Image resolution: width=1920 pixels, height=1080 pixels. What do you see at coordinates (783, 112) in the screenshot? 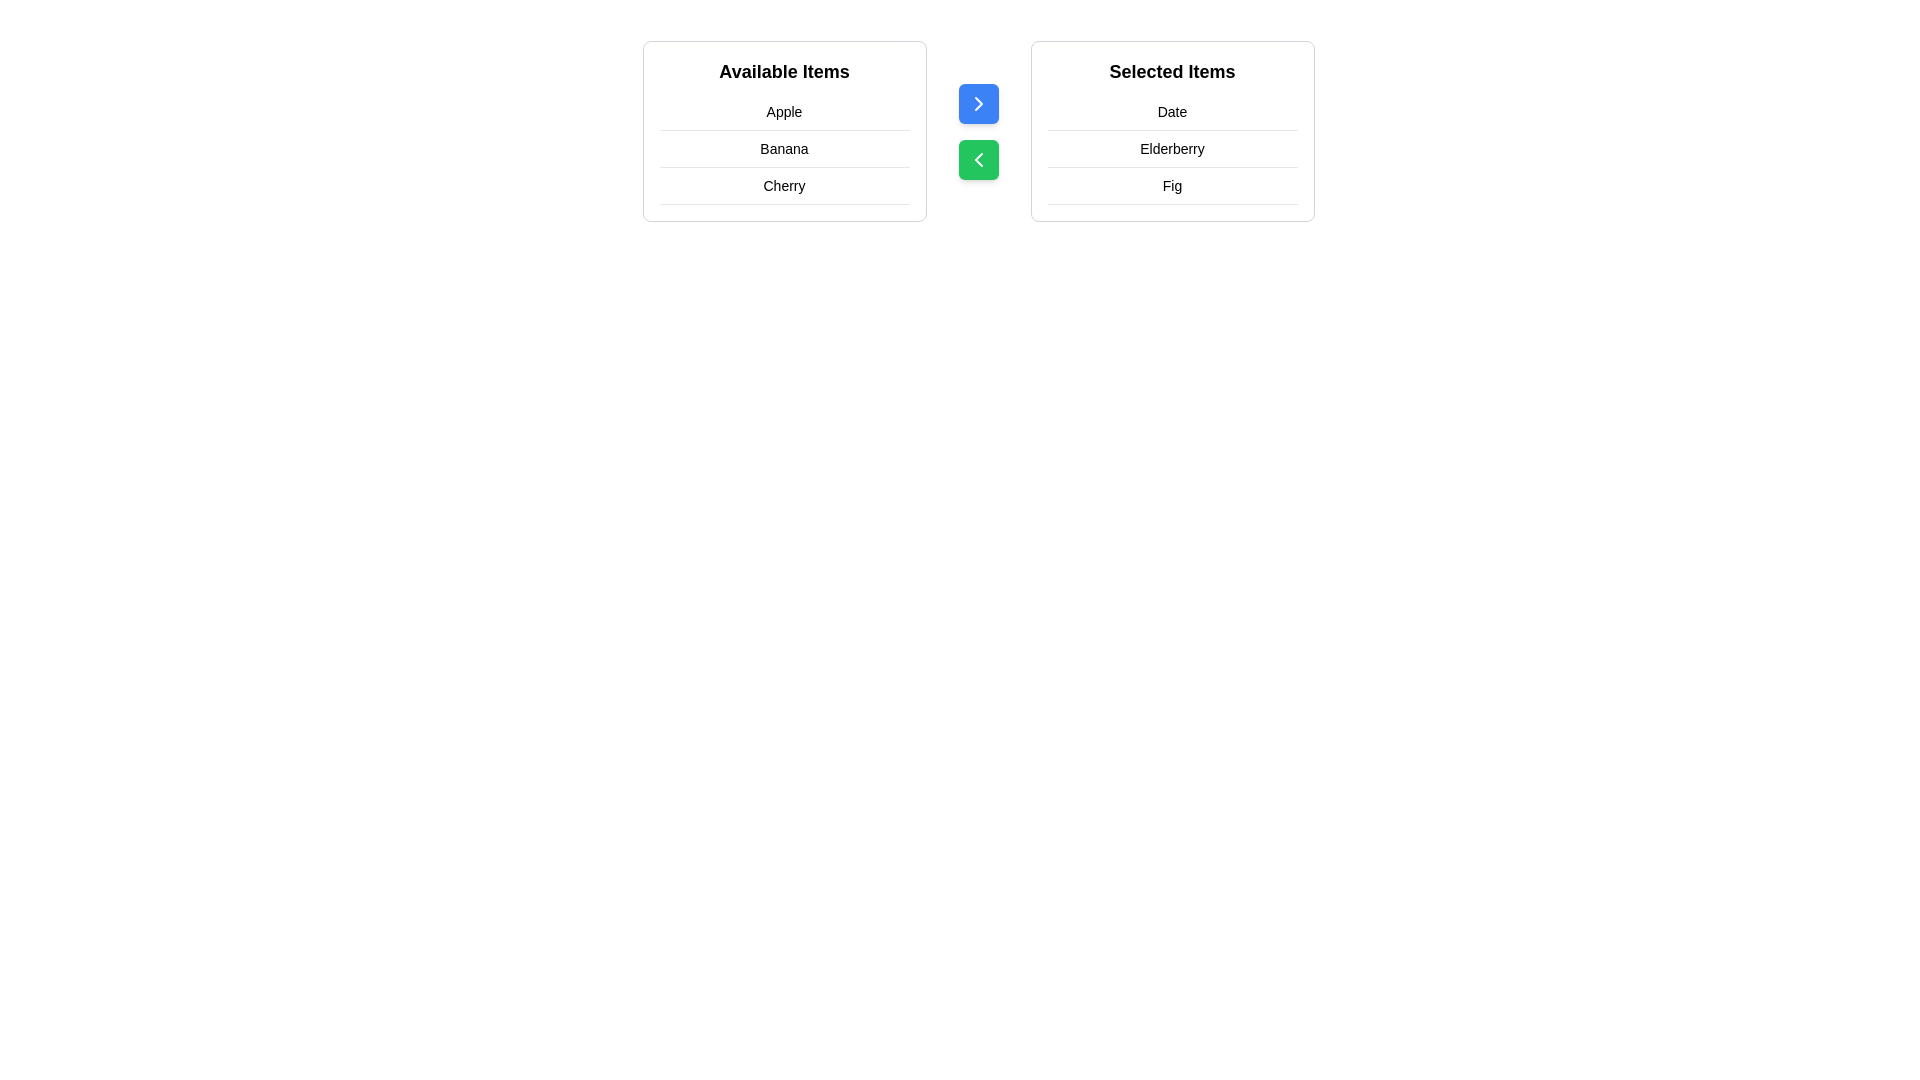
I see `the text label 'Apple' which is the first item in the list of 'Available Items' on the left section of the interface` at bounding box center [783, 112].